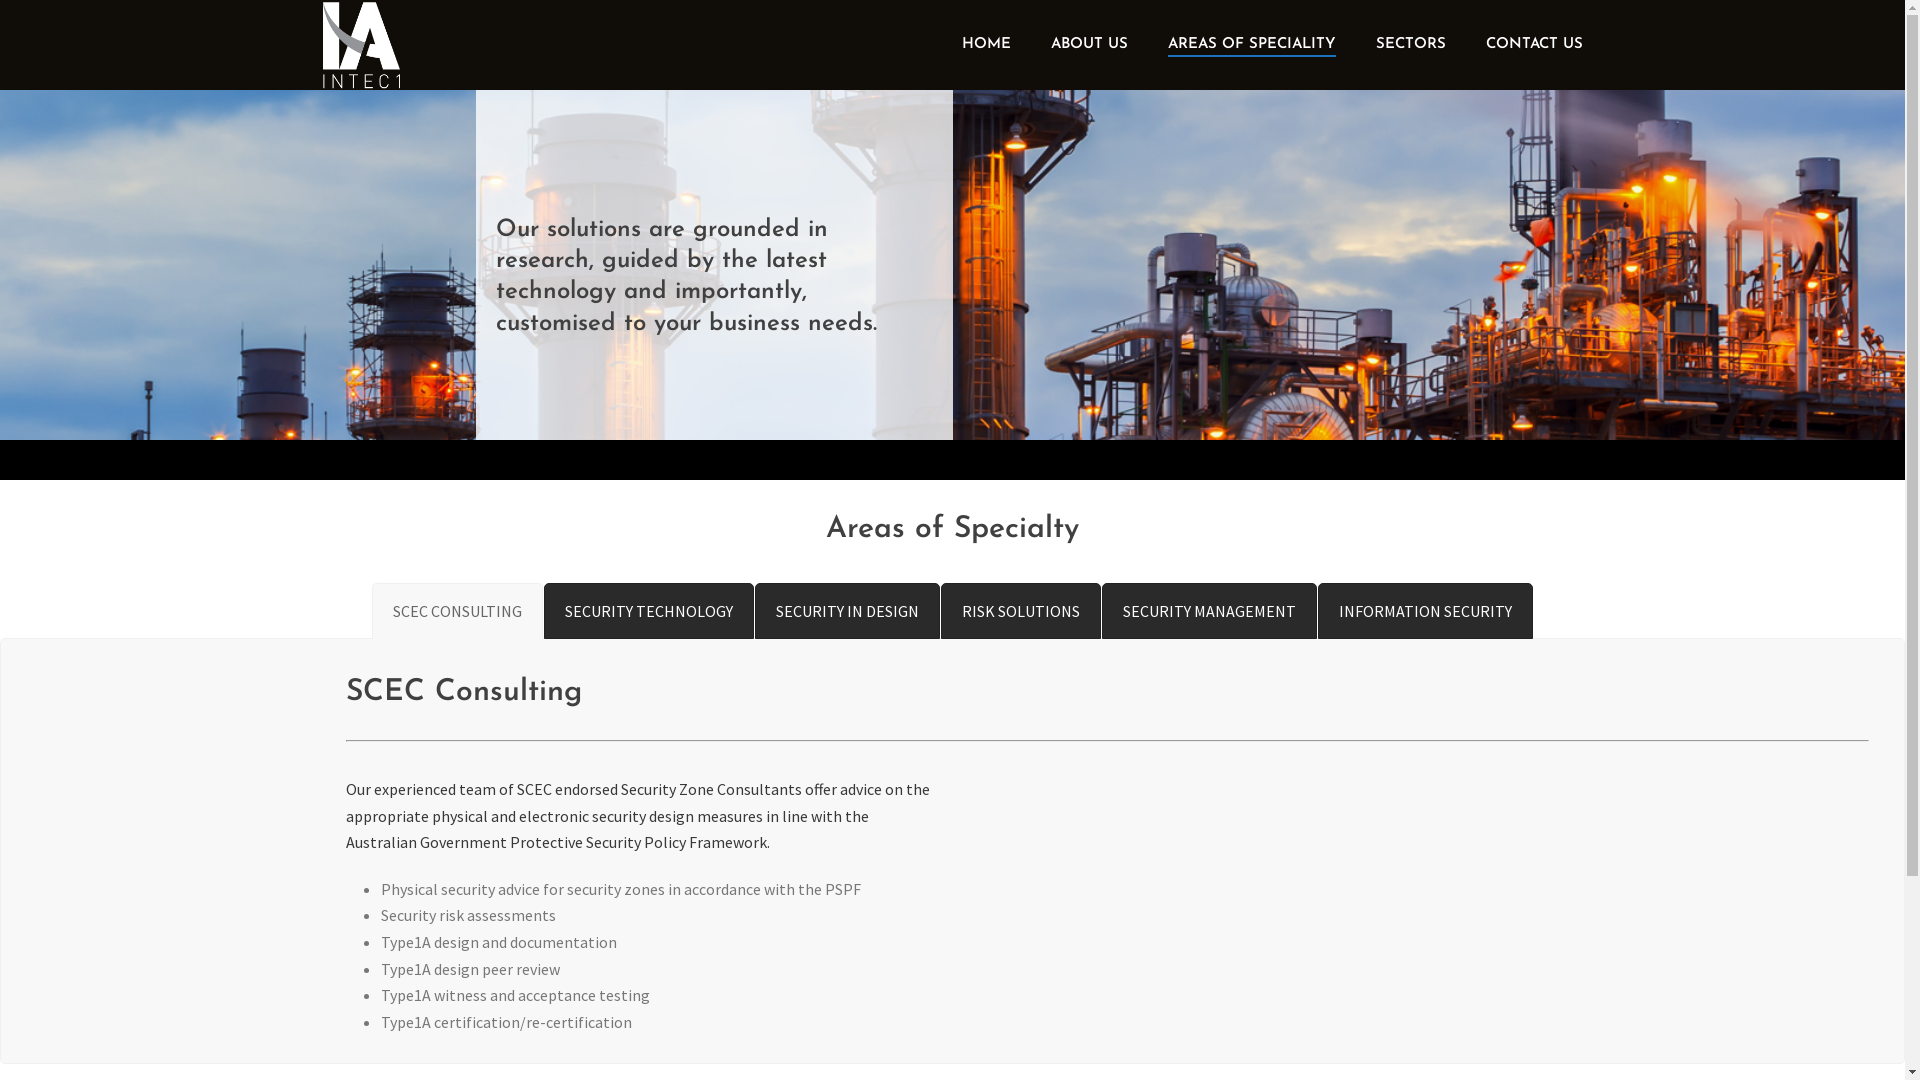  I want to click on 'SECTORS', so click(1410, 45).